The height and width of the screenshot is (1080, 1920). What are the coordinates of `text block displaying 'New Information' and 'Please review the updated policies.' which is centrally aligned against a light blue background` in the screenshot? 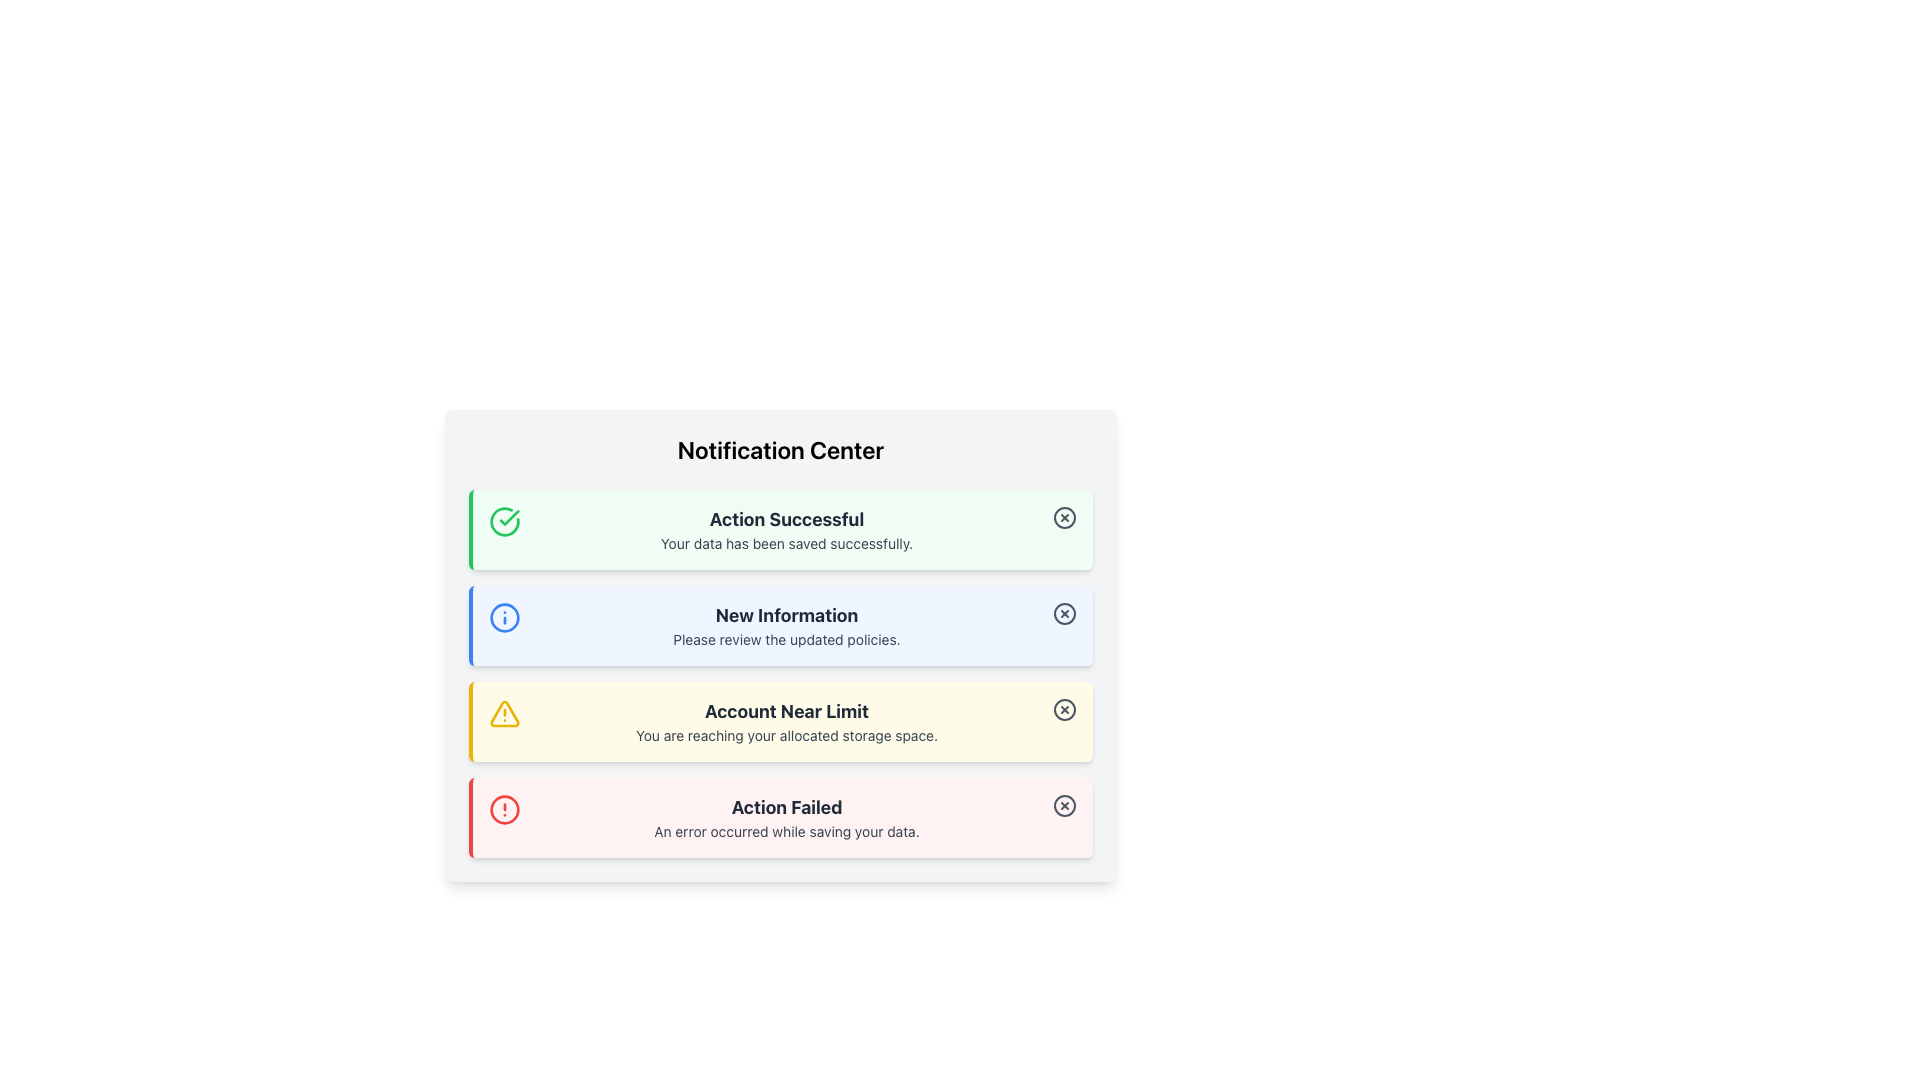 It's located at (786, 624).